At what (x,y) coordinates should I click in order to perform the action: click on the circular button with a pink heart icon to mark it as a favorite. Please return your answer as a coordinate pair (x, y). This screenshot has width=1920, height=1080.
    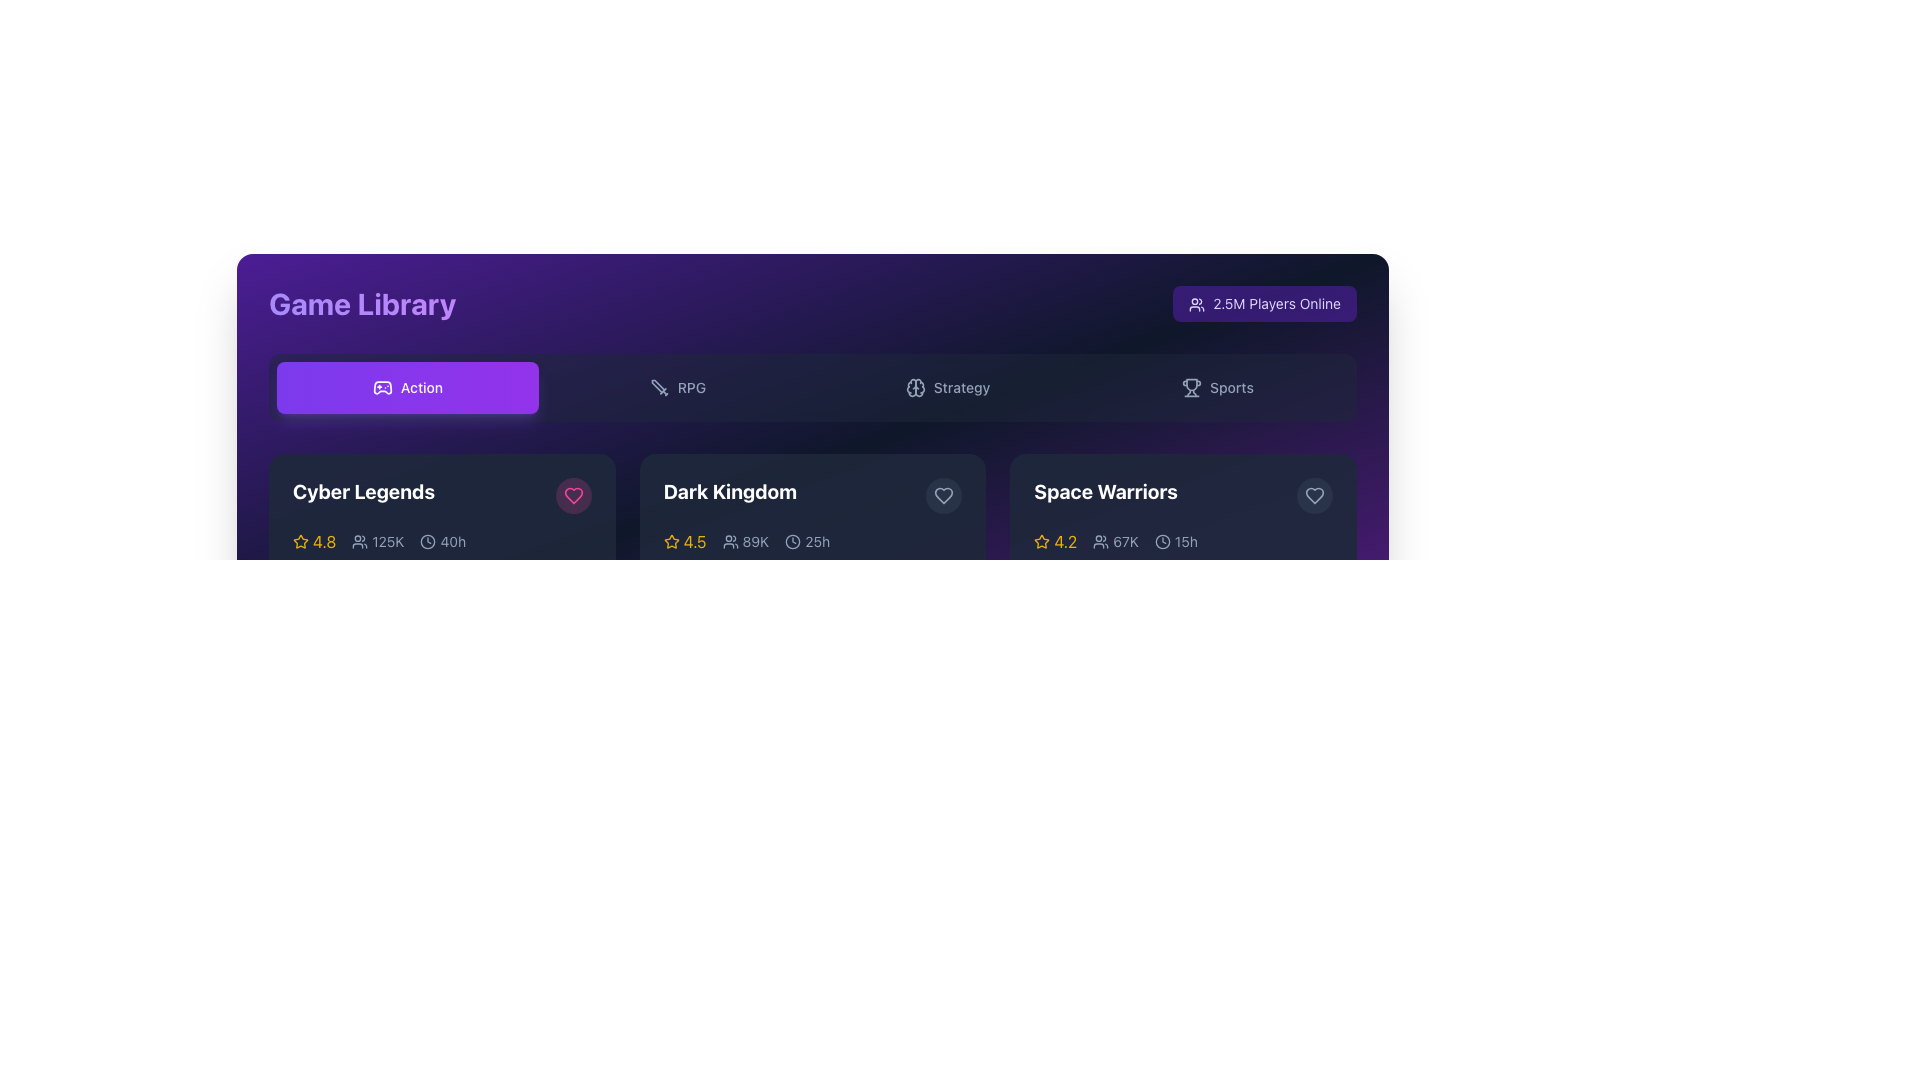
    Looking at the image, I should click on (572, 495).